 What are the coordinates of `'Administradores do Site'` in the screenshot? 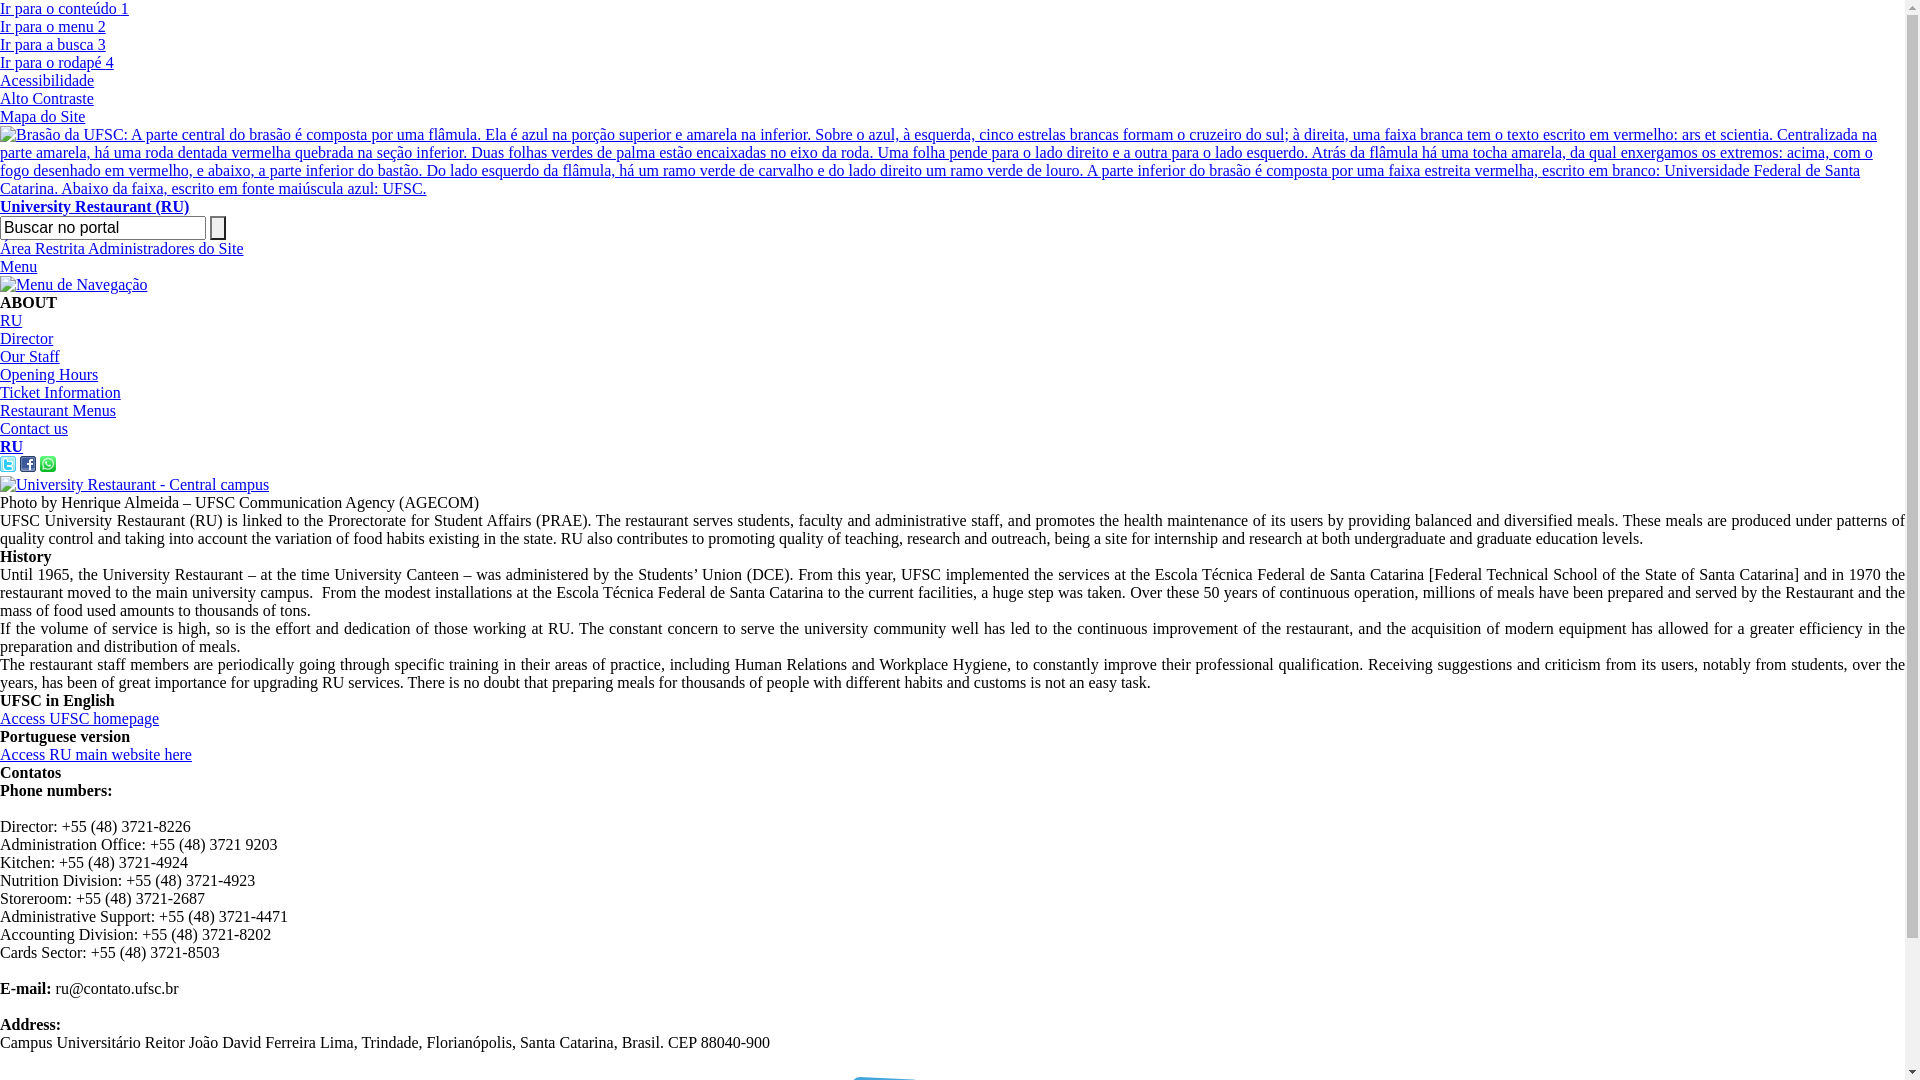 It's located at (166, 247).